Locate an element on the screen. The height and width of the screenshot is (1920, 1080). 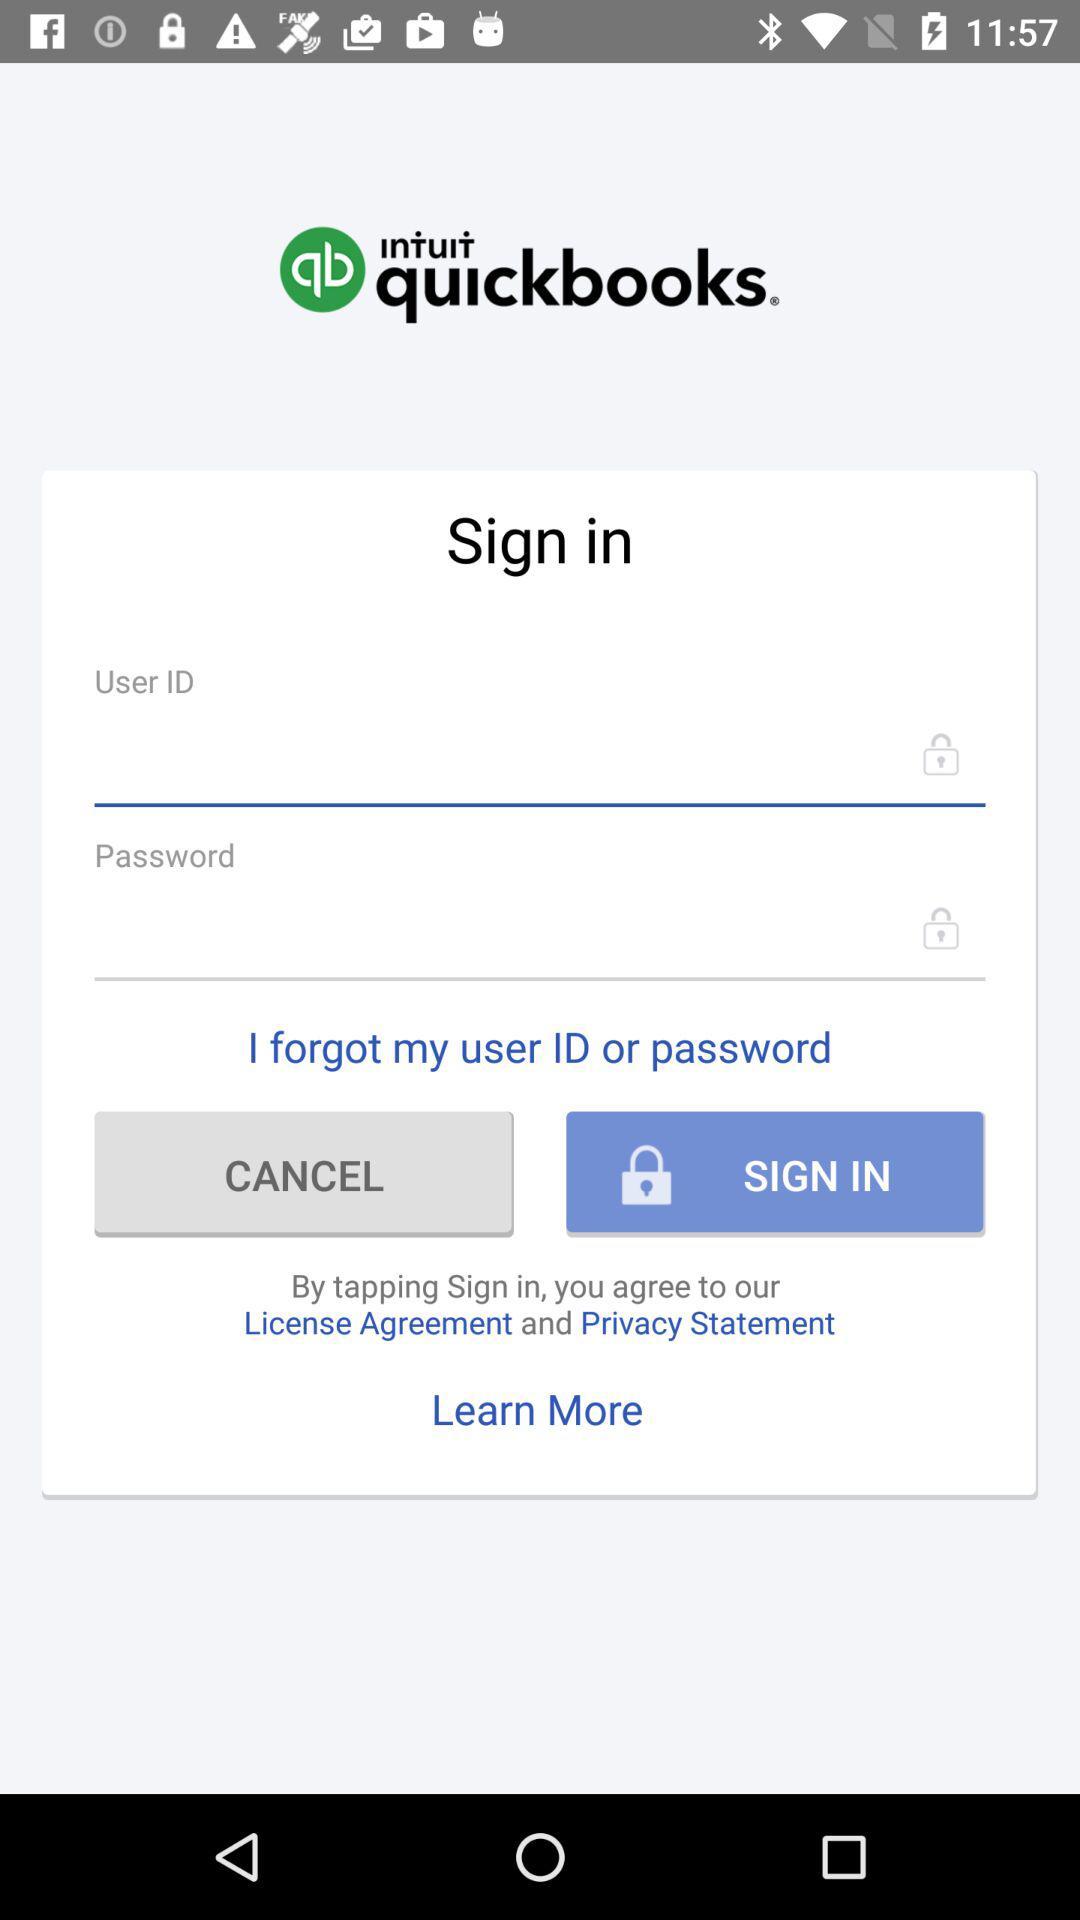
the icon next to sign in icon is located at coordinates (304, 1174).